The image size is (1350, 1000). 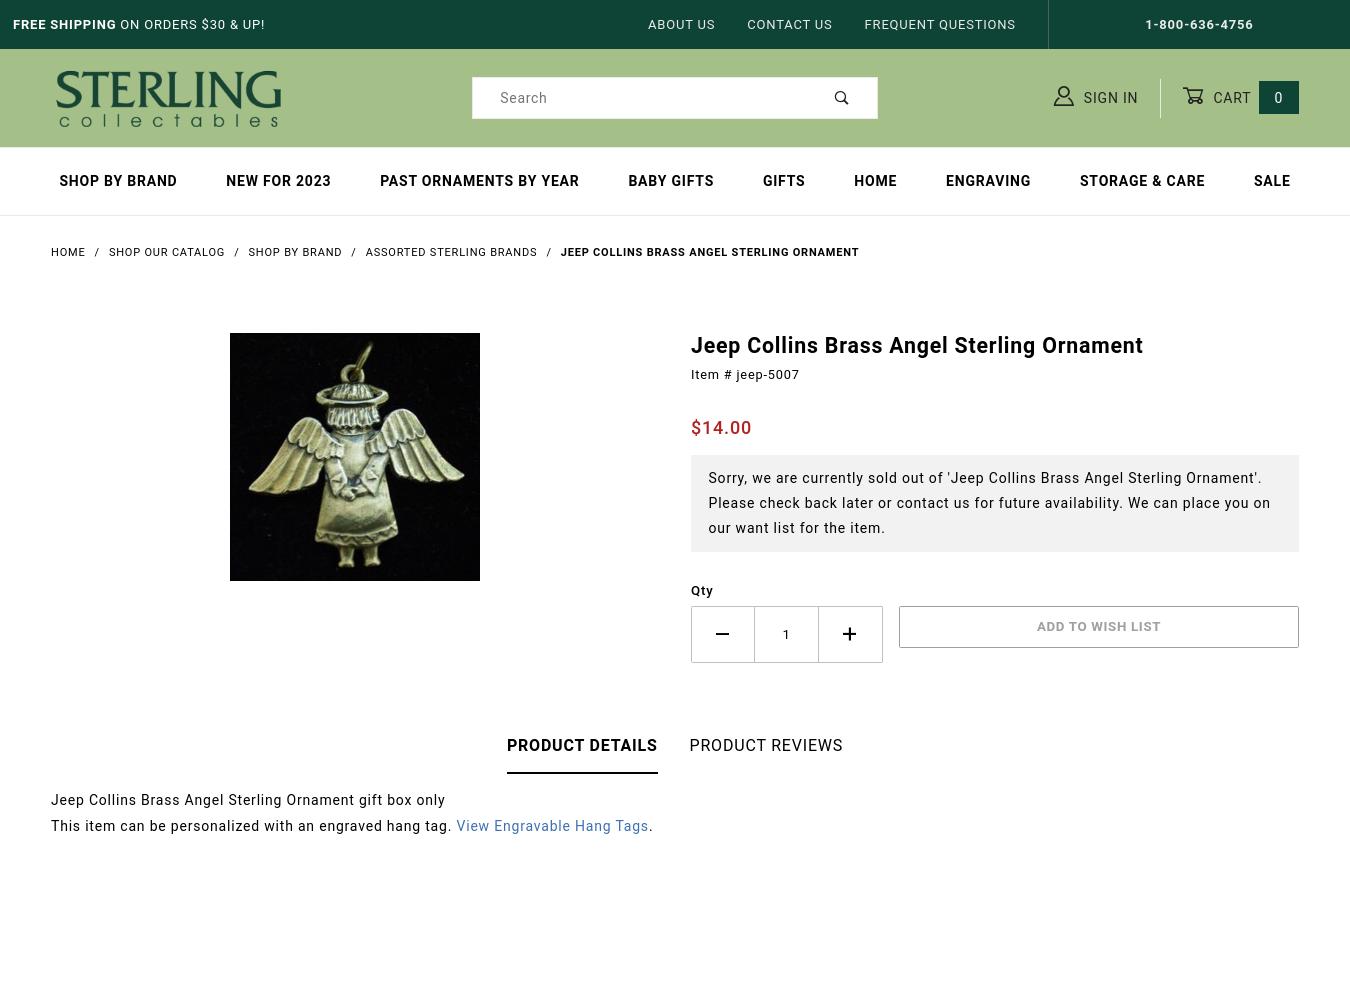 What do you see at coordinates (745, 24) in the screenshot?
I see `'Contact Us'` at bounding box center [745, 24].